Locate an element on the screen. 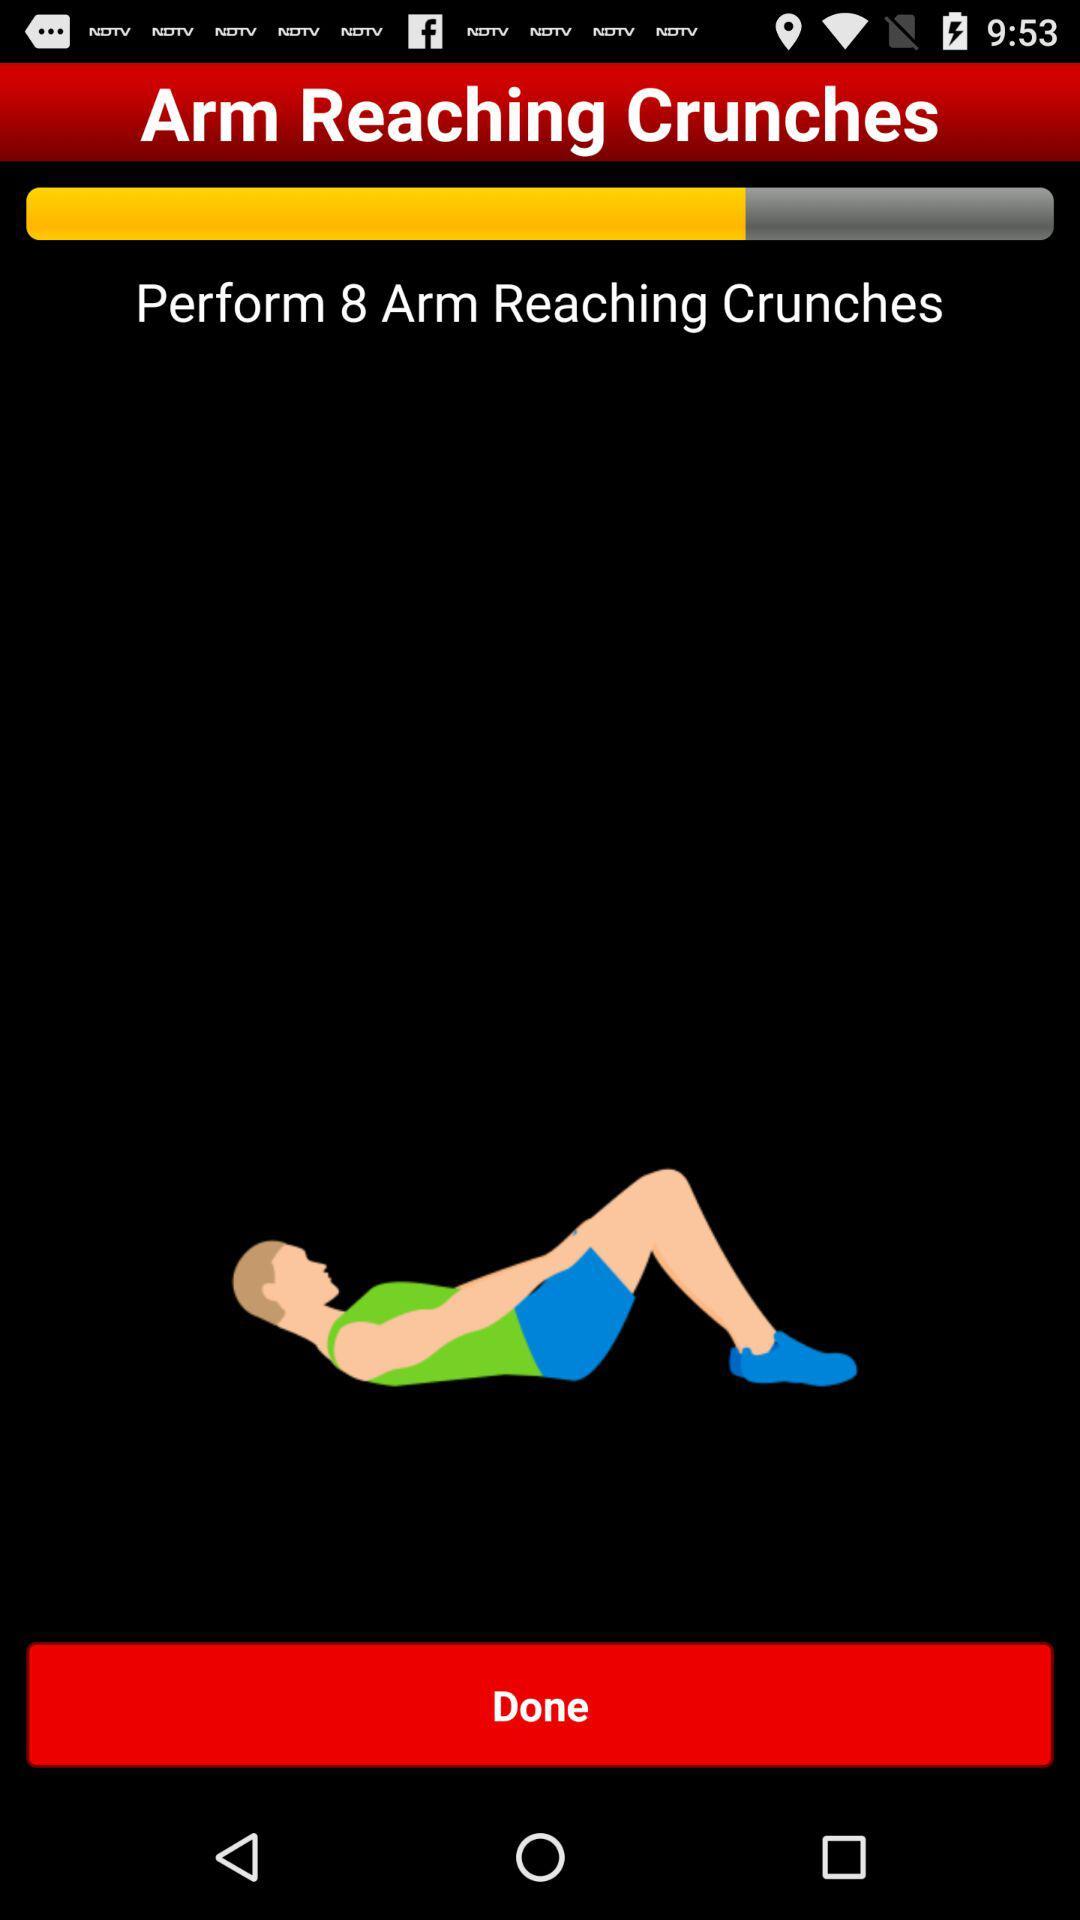 The image size is (1080, 1920). item at the bottom is located at coordinates (540, 1703).